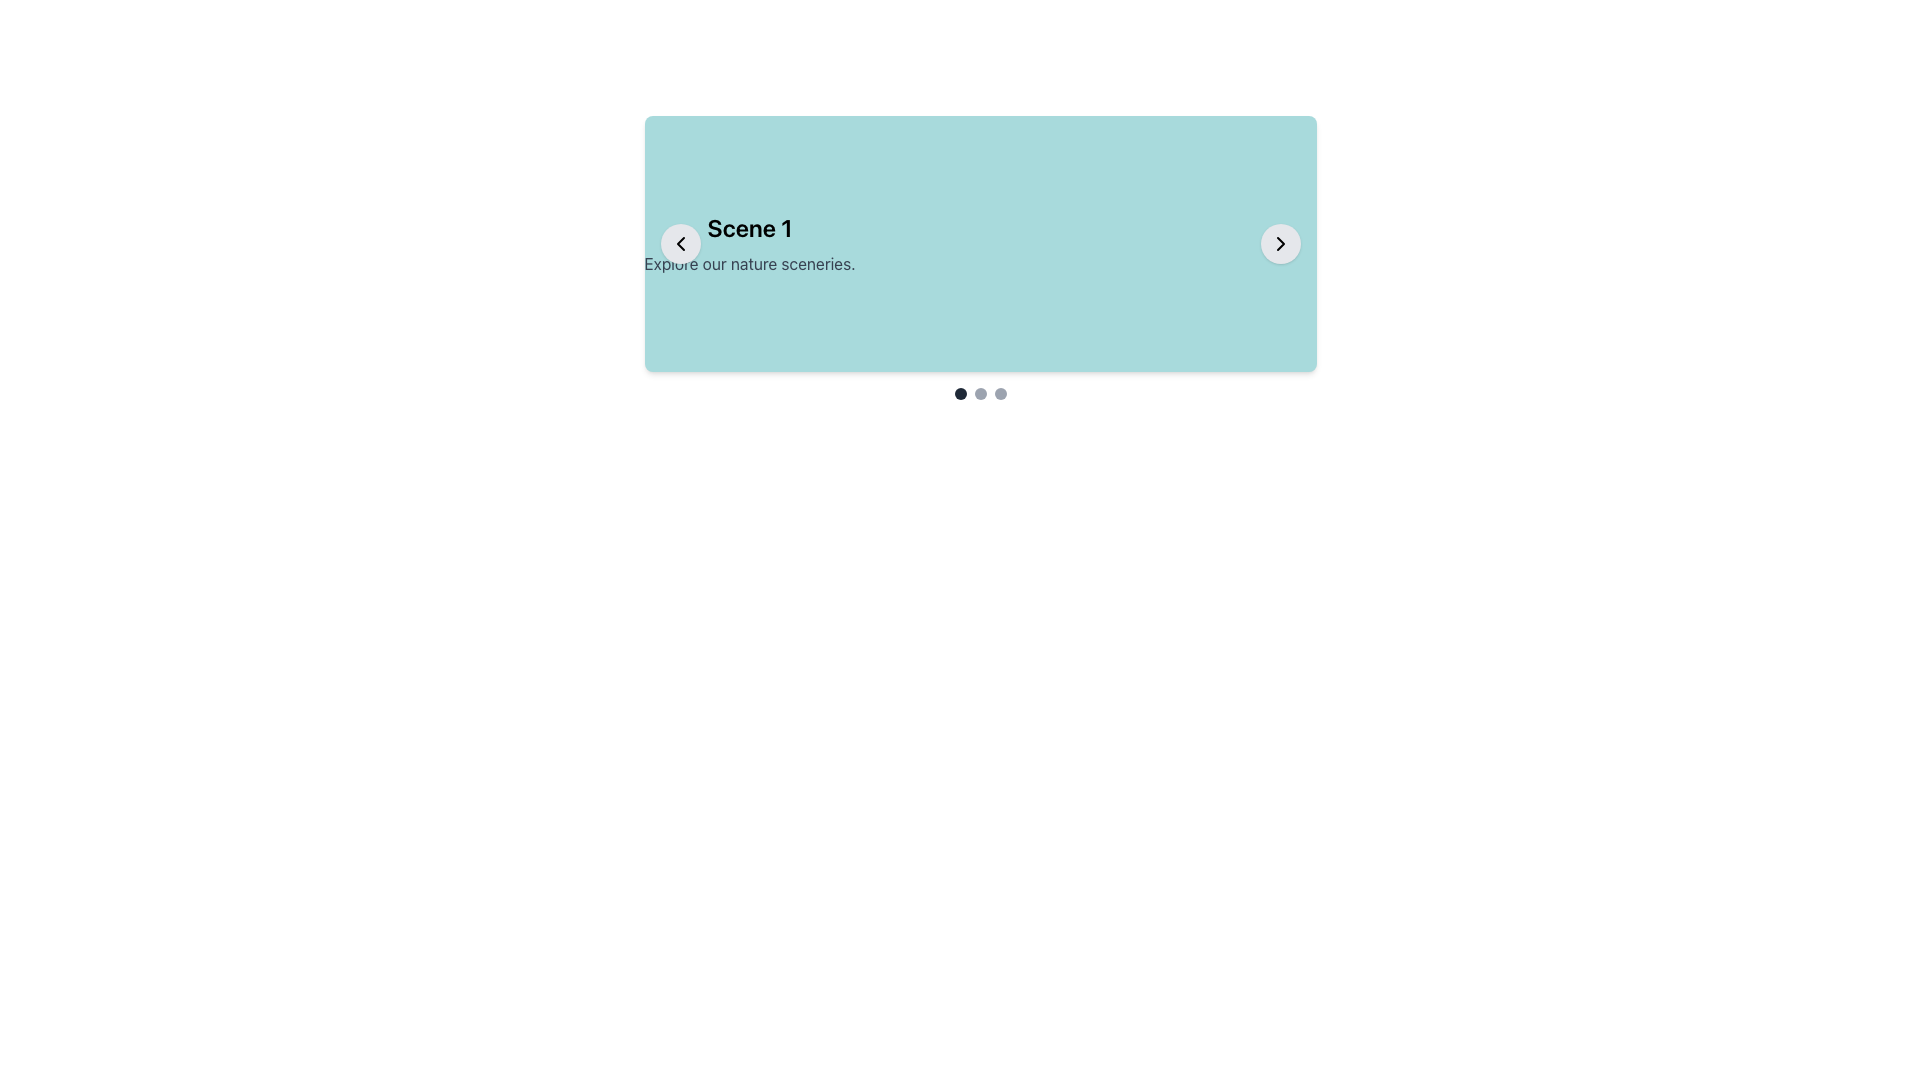  What do you see at coordinates (680, 242) in the screenshot?
I see `the left navigation icon` at bounding box center [680, 242].